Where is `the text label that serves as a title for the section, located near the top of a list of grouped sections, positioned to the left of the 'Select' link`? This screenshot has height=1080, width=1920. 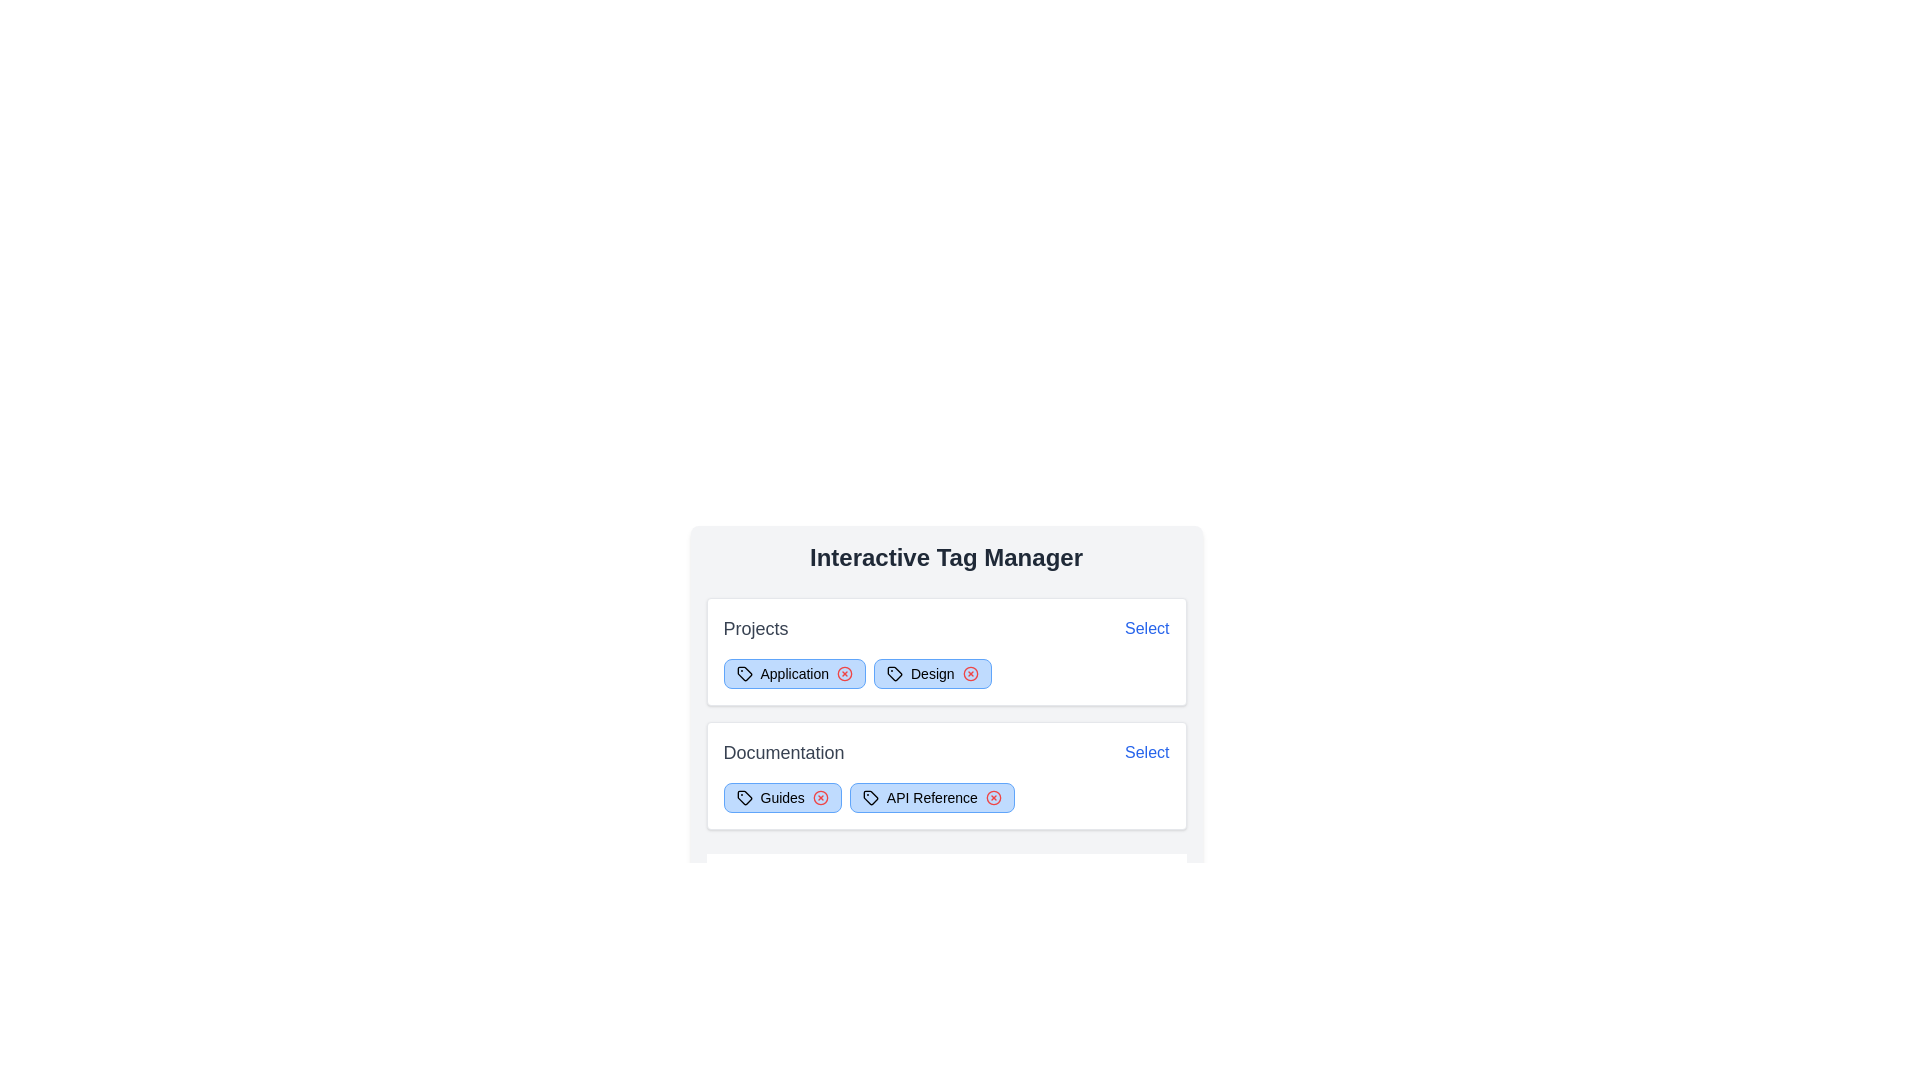 the text label that serves as a title for the section, located near the top of a list of grouped sections, positioned to the left of the 'Select' link is located at coordinates (755, 627).